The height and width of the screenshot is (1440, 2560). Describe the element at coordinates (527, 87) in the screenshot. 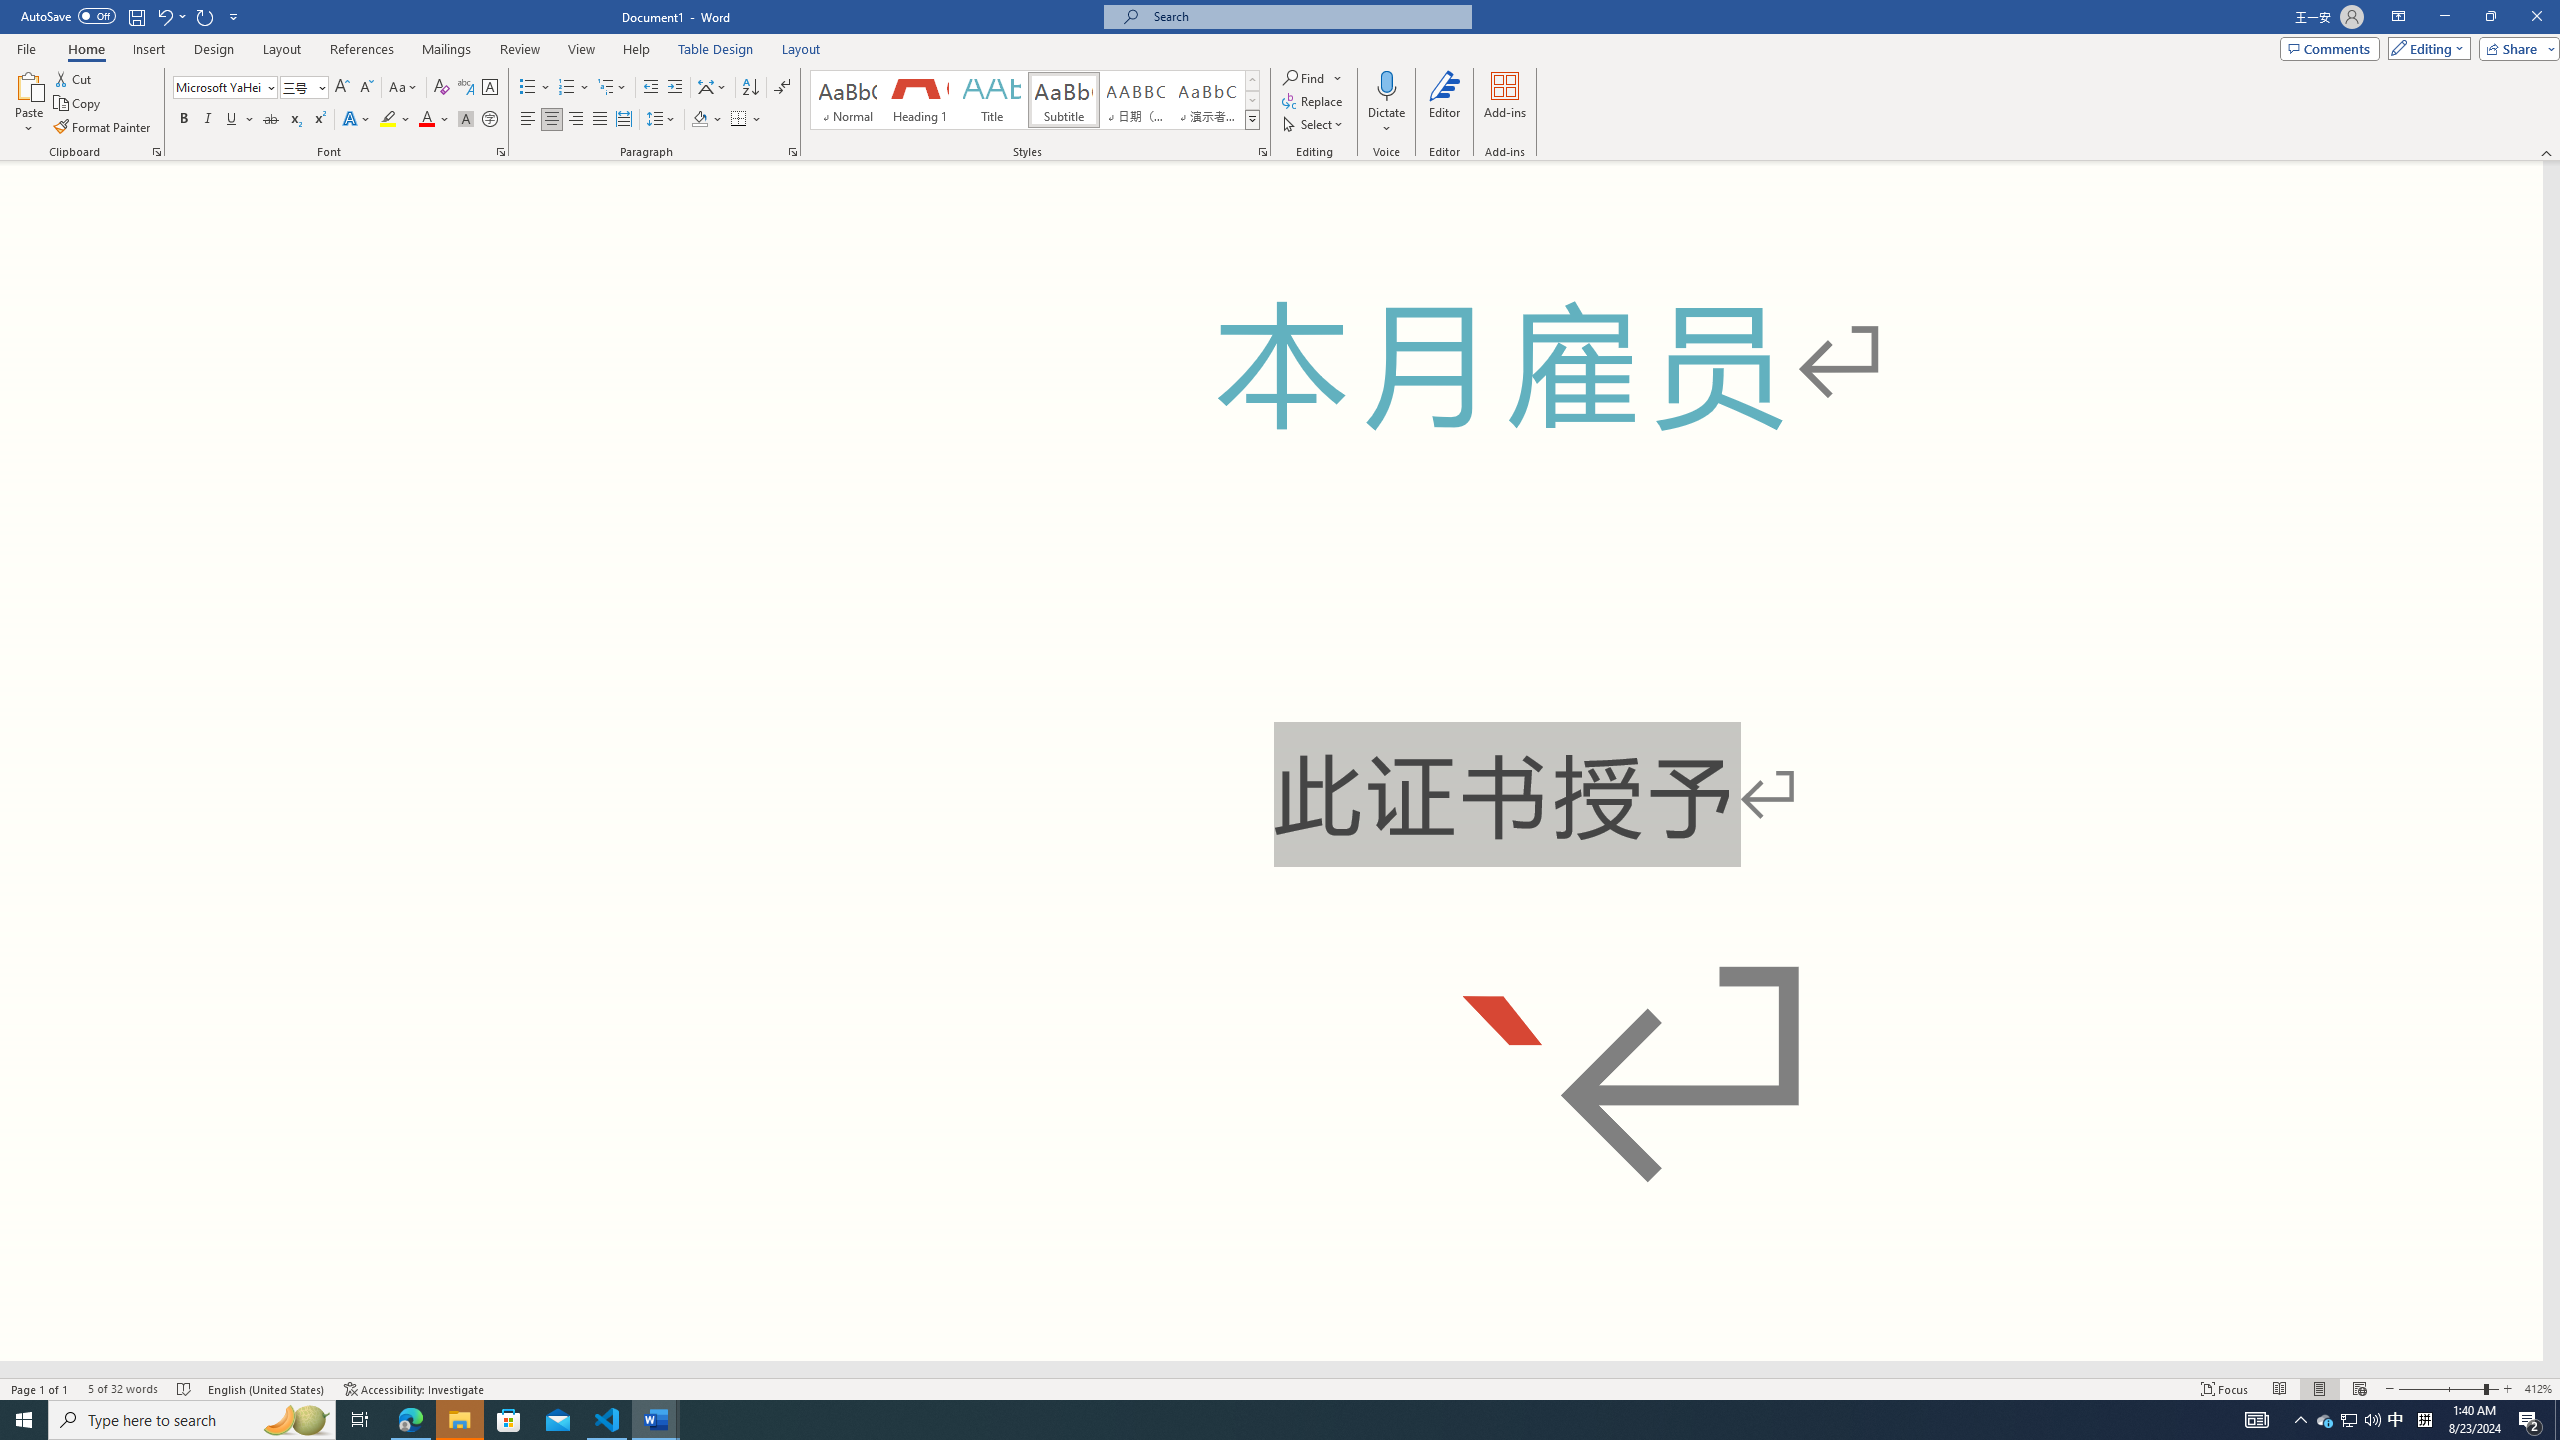

I see `'Bullets'` at that location.